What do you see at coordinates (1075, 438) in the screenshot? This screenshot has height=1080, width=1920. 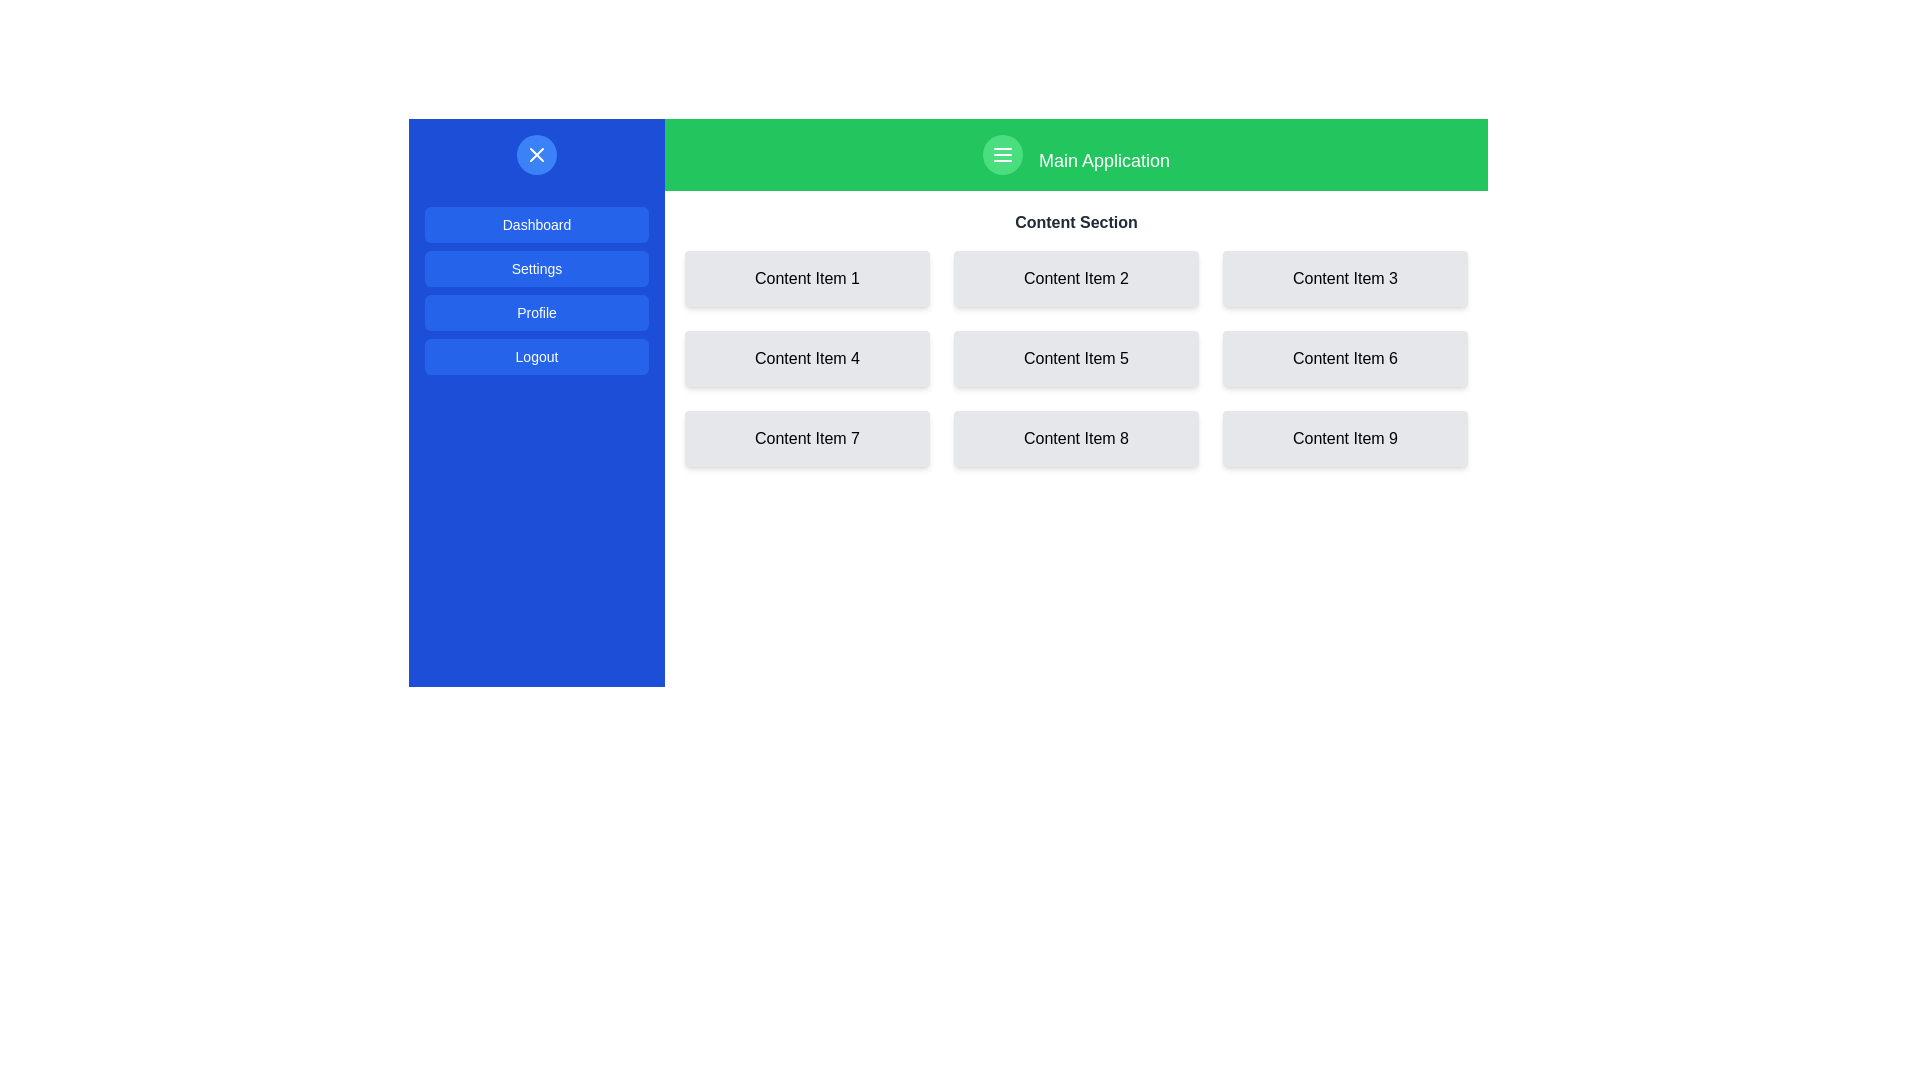 I see `the content item marker labeled 'Content Item 8' located in the middle cell of the third row of a 3x3 grid` at bounding box center [1075, 438].